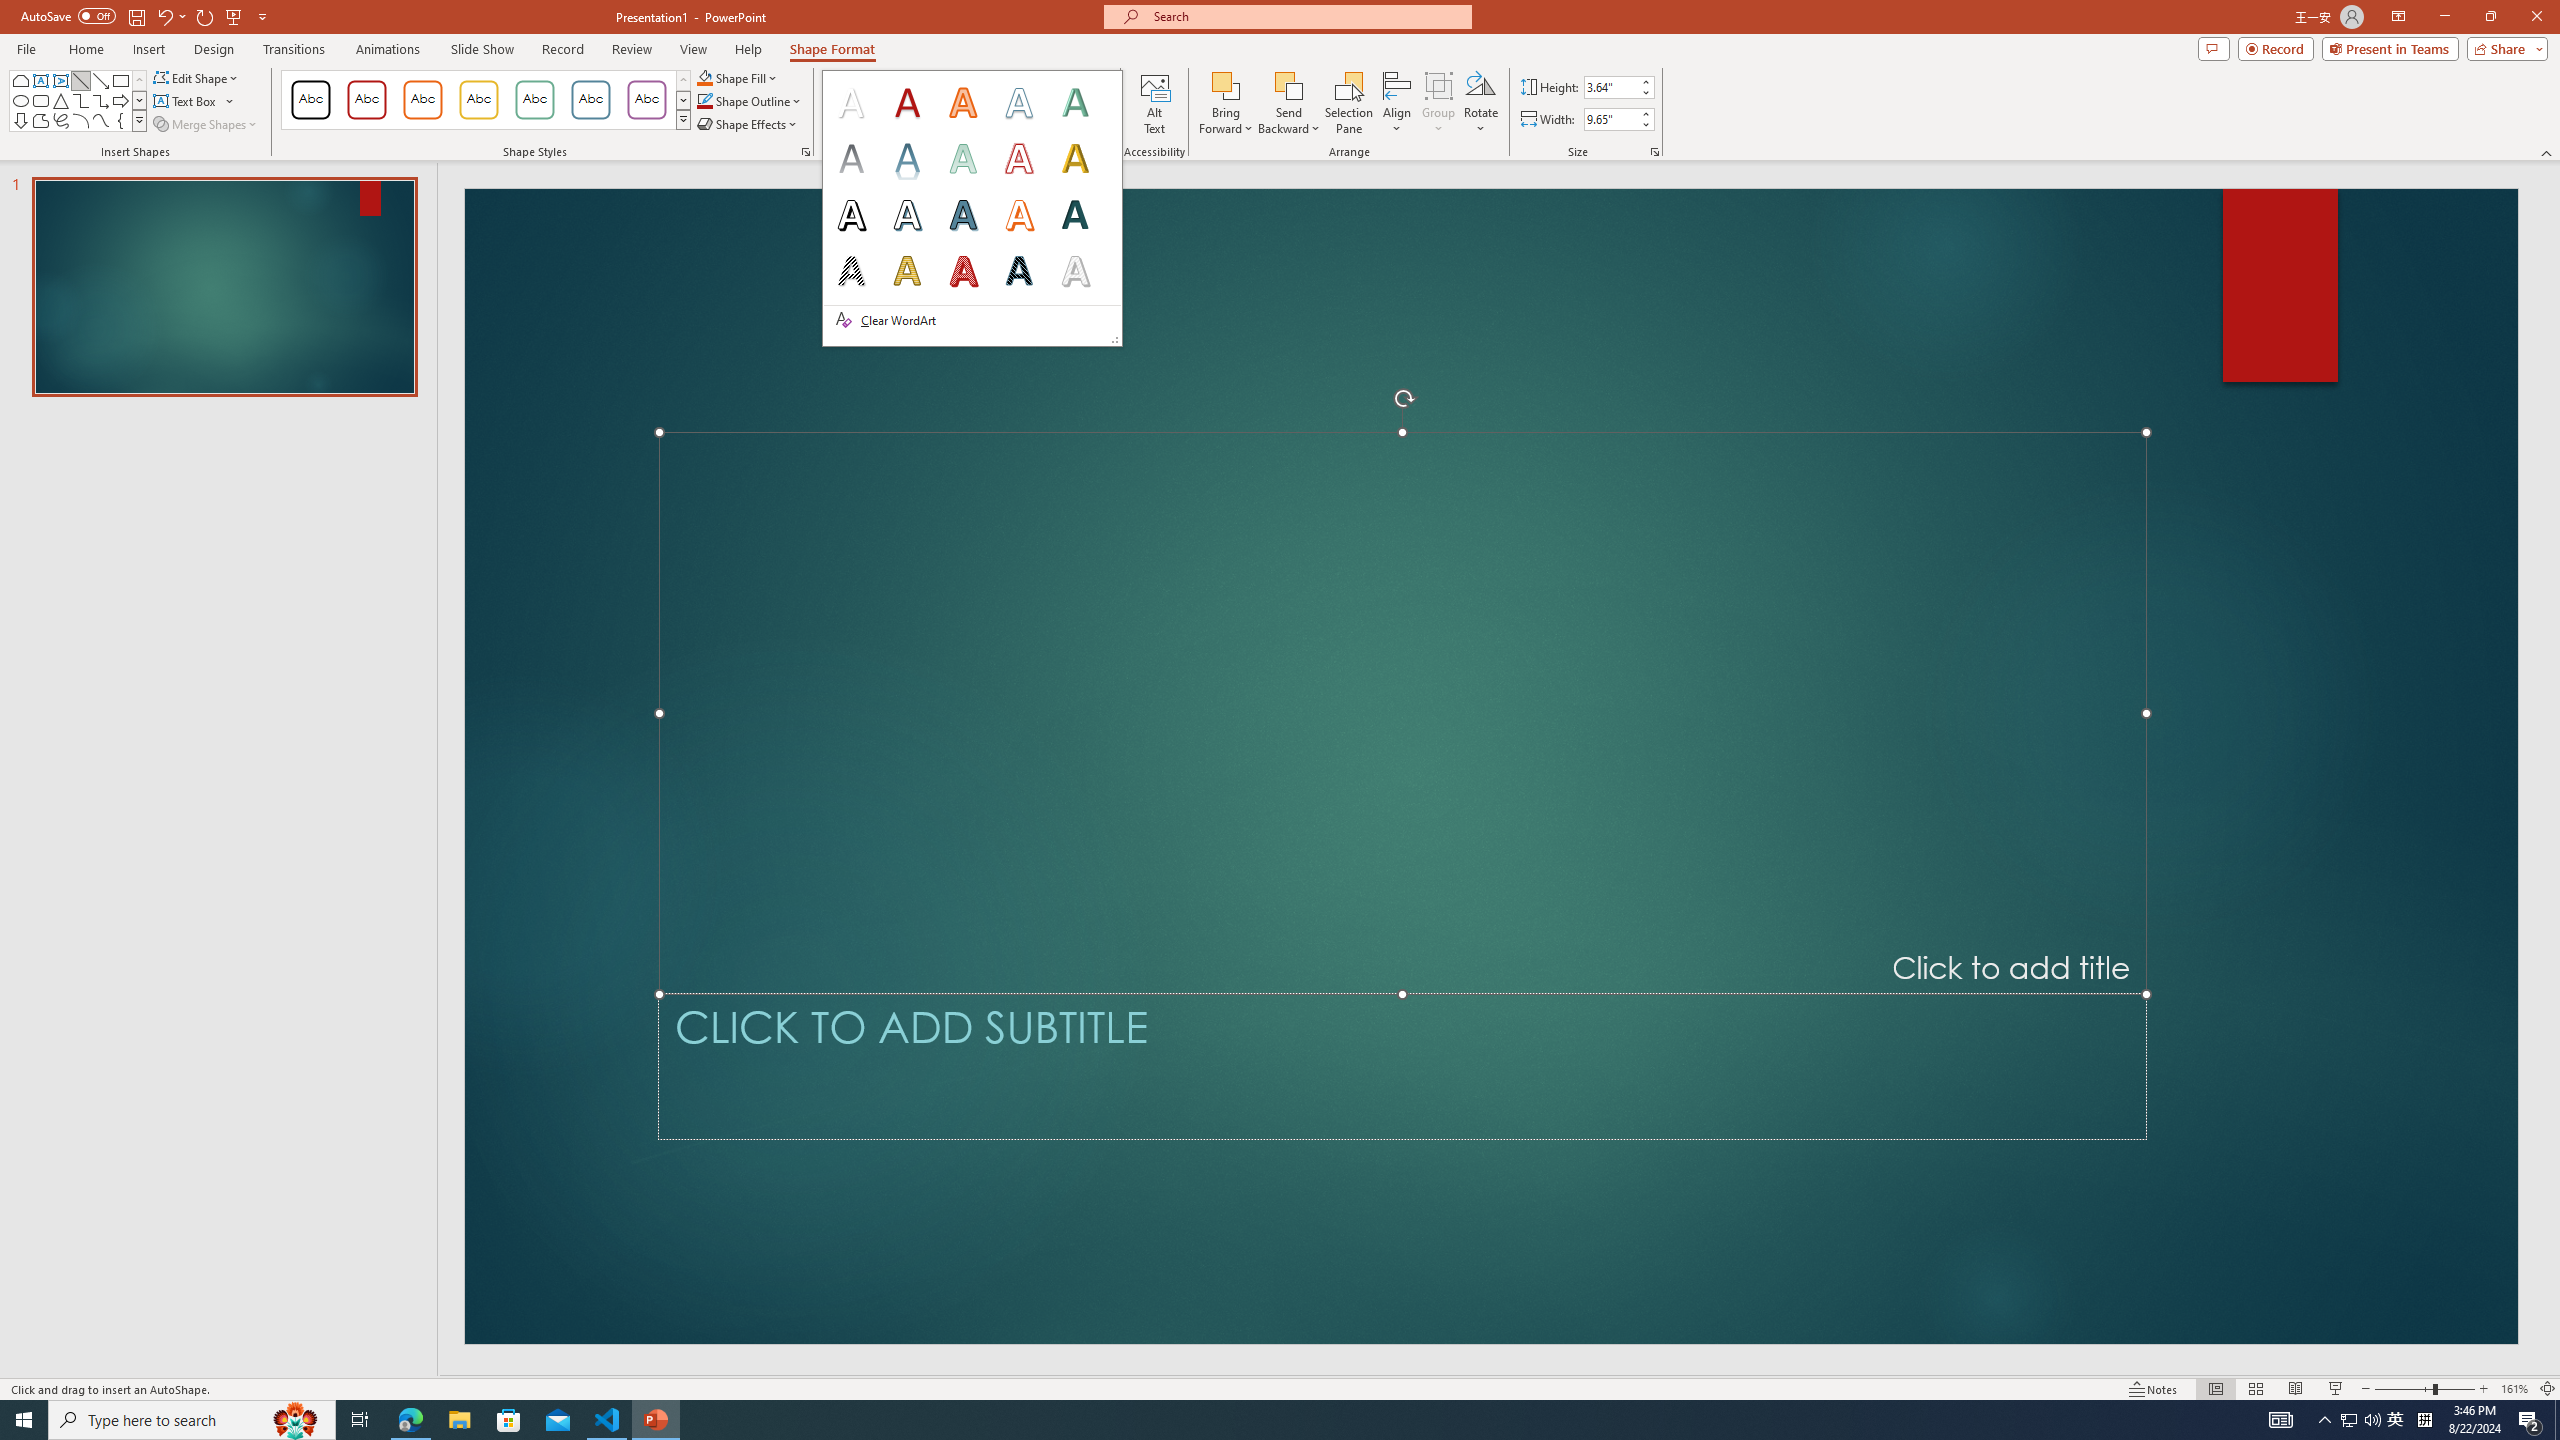  What do you see at coordinates (1227, 103) in the screenshot?
I see `'Bring Forward'` at bounding box center [1227, 103].